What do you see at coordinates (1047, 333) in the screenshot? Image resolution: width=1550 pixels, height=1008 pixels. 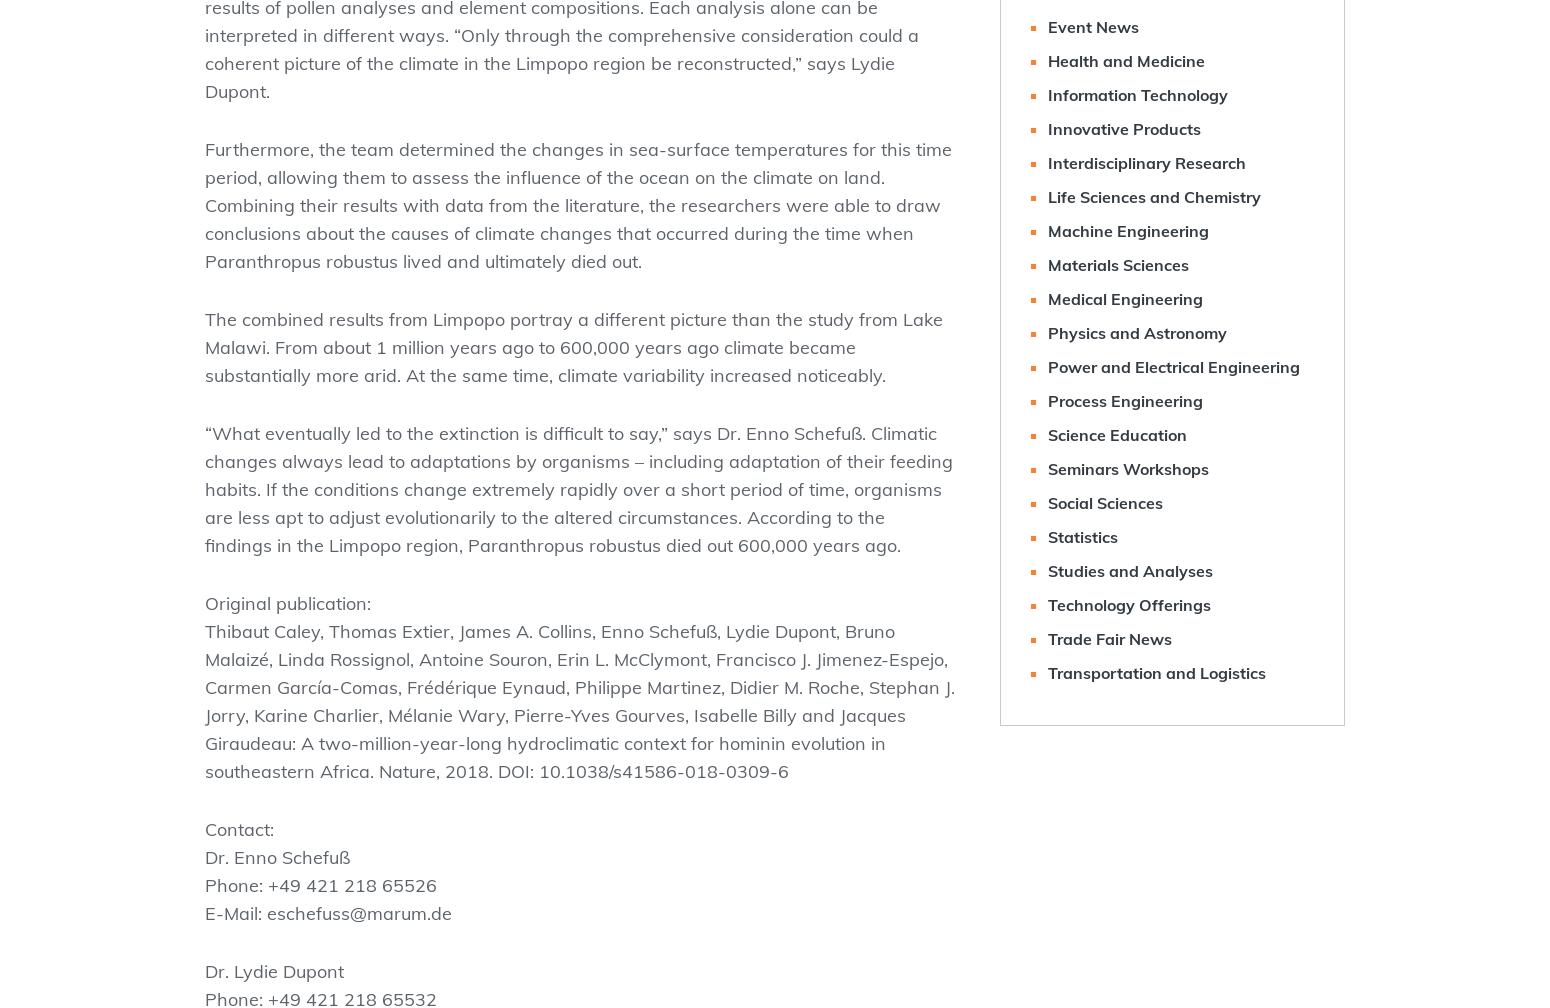 I see `'Physics and Astronomy'` at bounding box center [1047, 333].